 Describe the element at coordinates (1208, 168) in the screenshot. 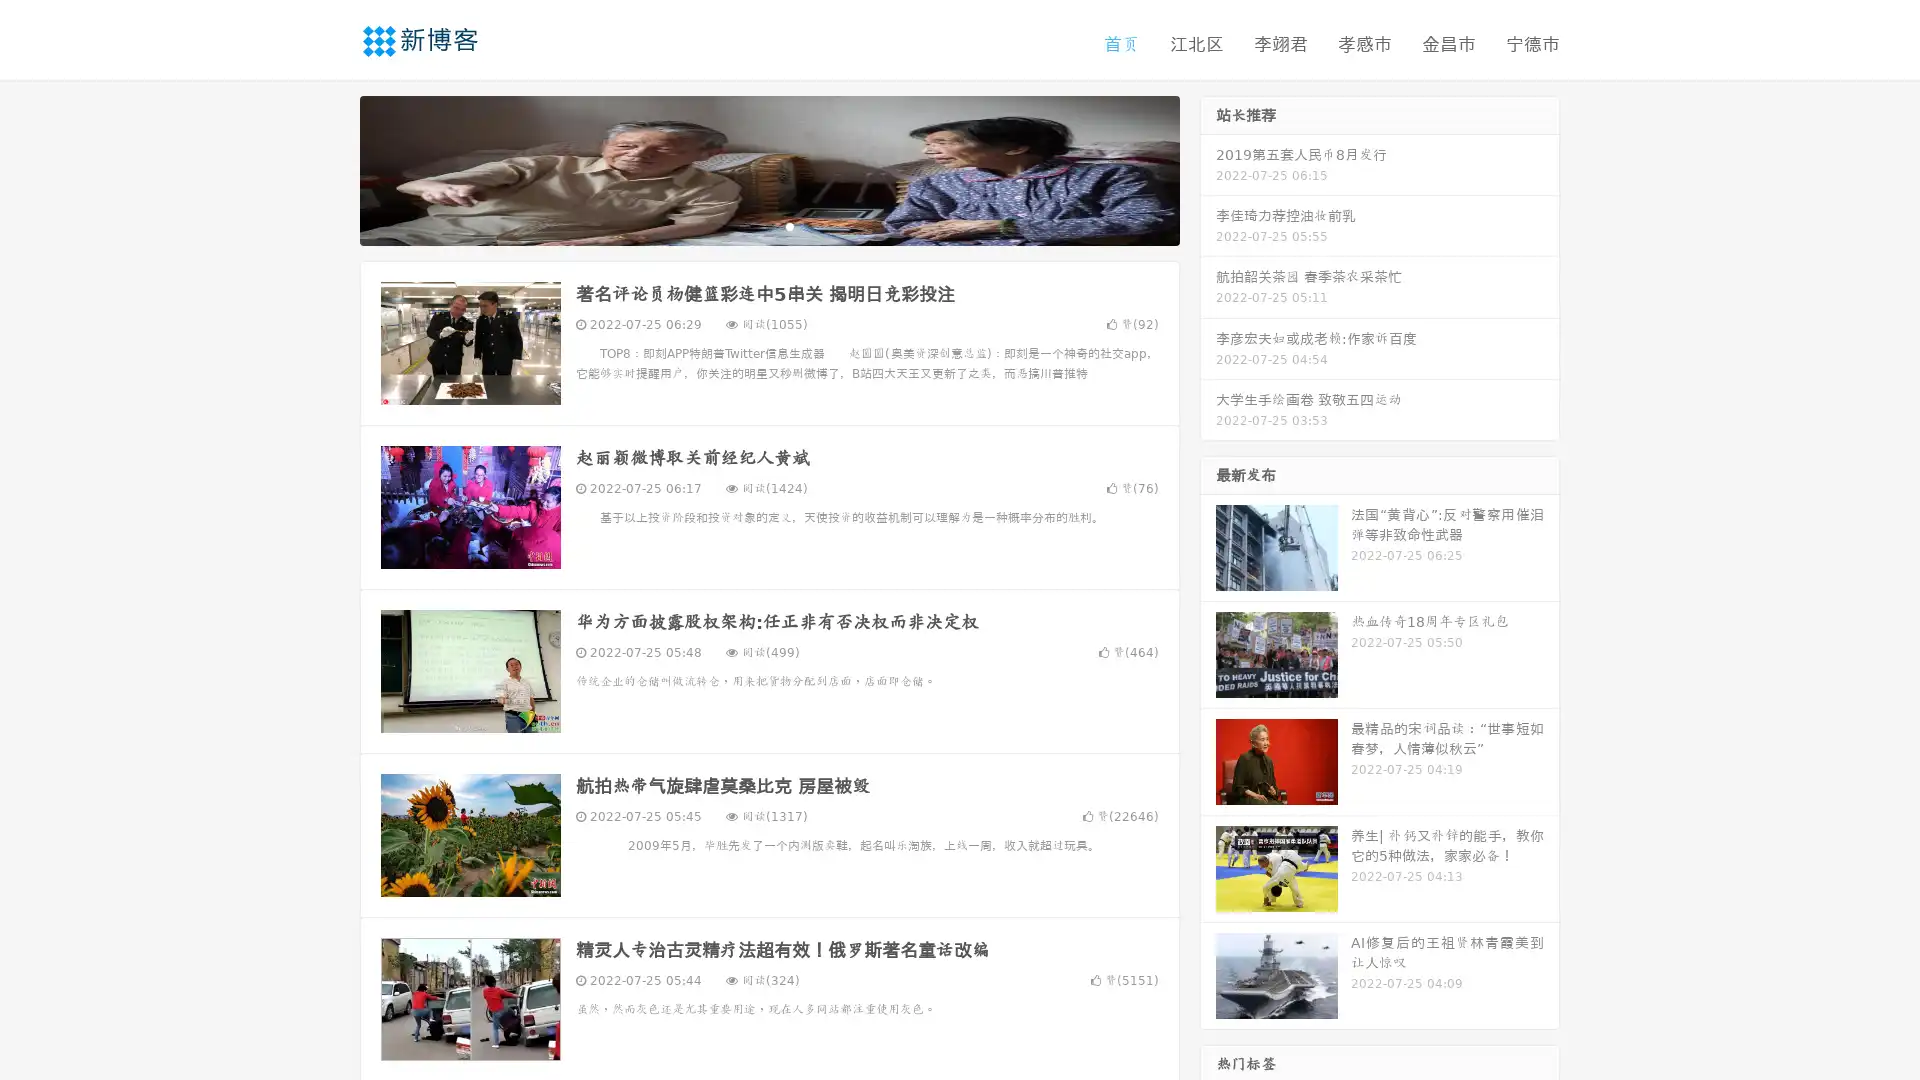

I see `Next slide` at that location.